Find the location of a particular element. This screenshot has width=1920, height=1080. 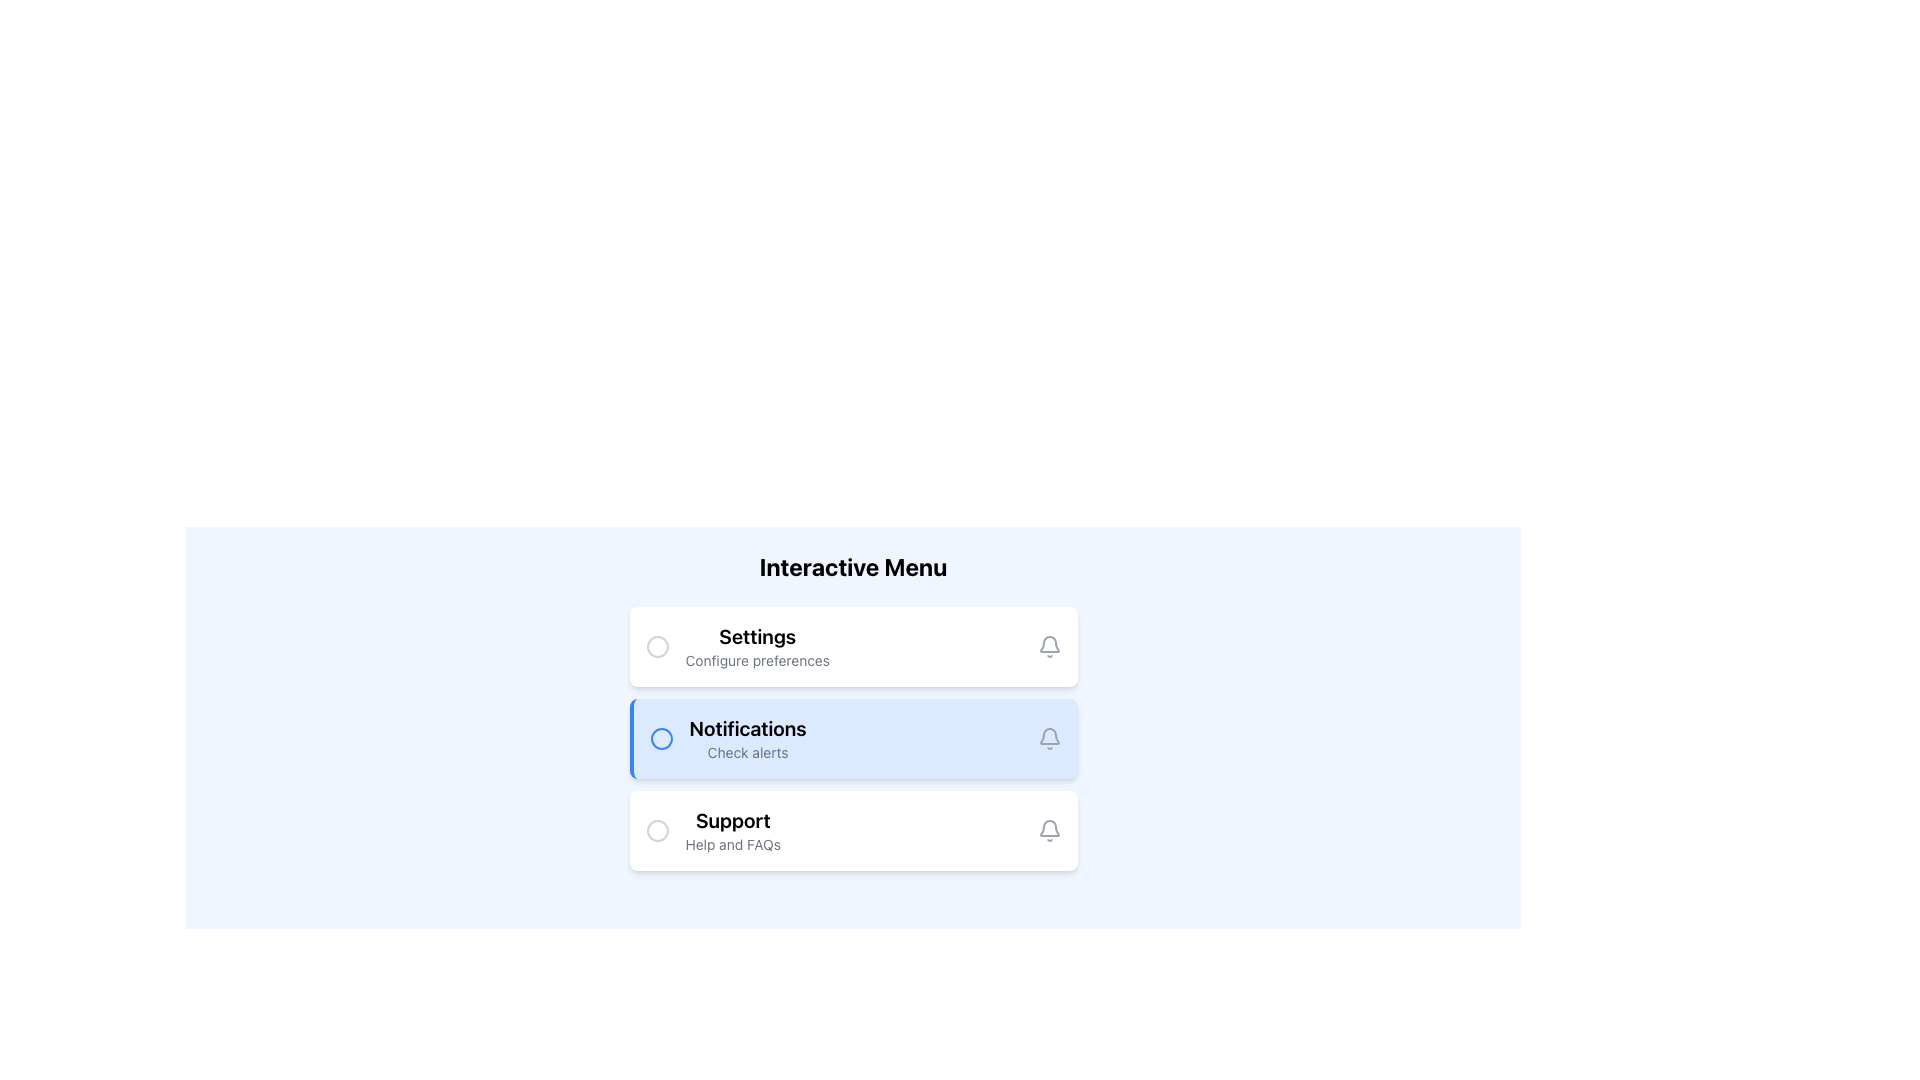

the visual representation of the notification bell icon located on the right side of the 'Notifications' row in the interactive menu, characterized by its light gray, minimalist design is located at coordinates (1048, 736).